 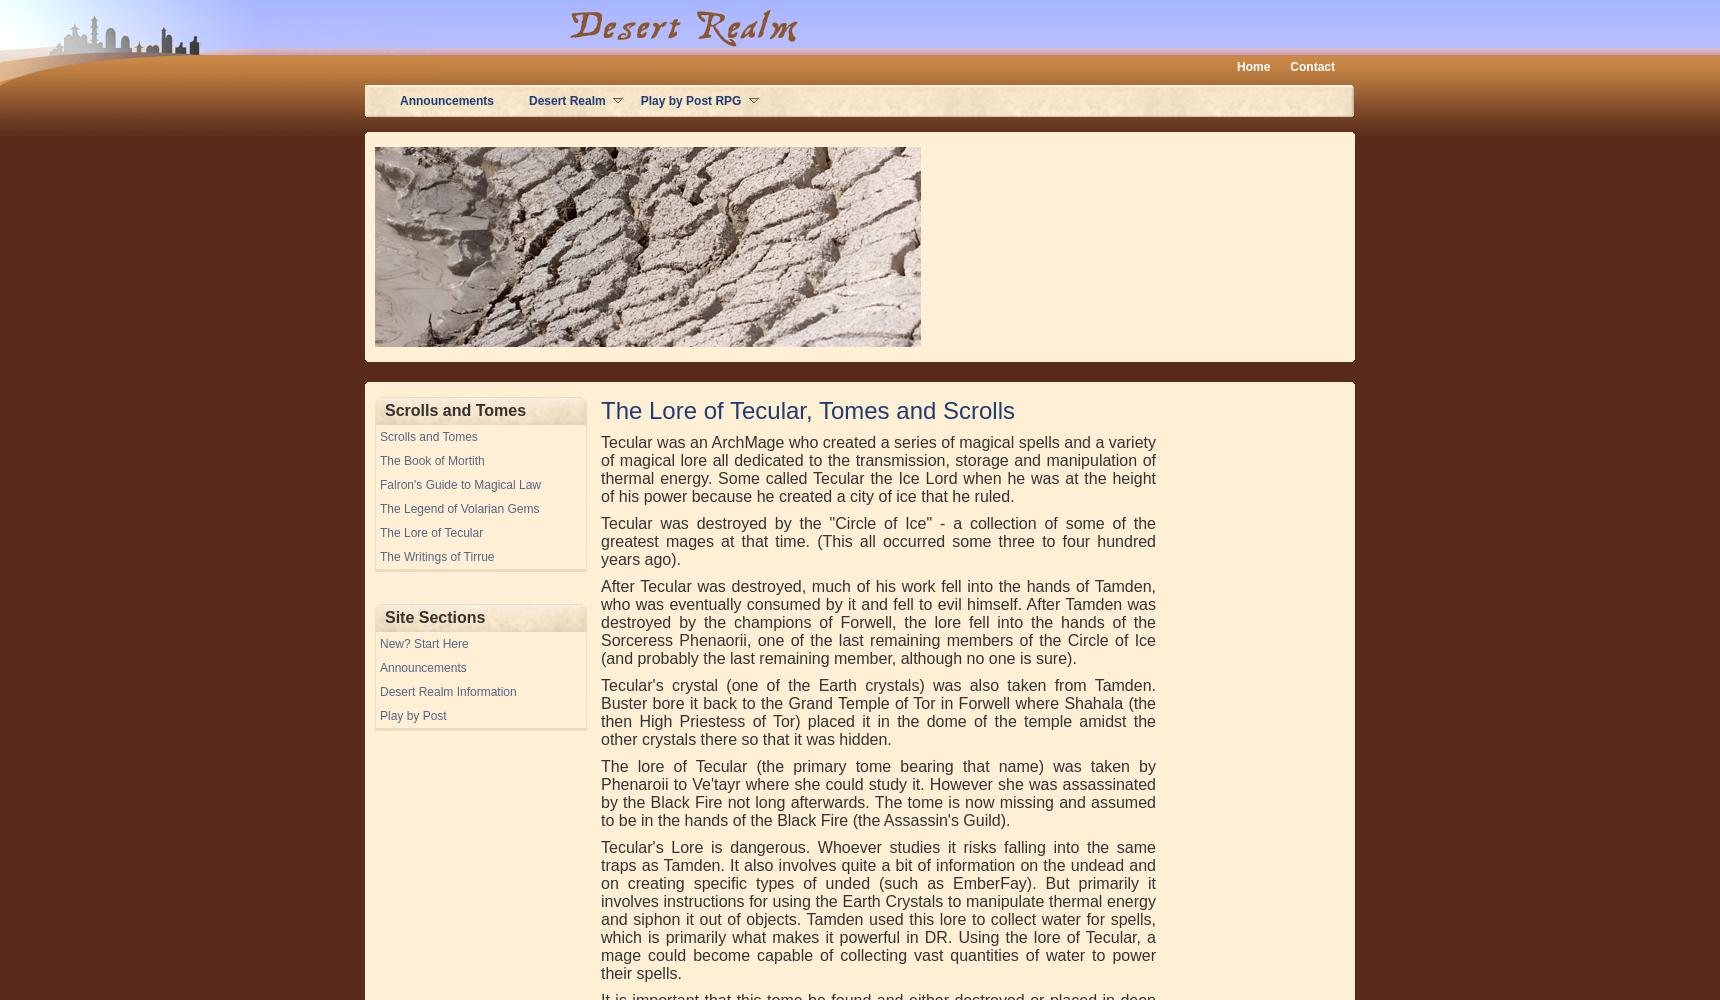 I want to click on 'Deities and Priesthoods', so click(x=457, y=131).